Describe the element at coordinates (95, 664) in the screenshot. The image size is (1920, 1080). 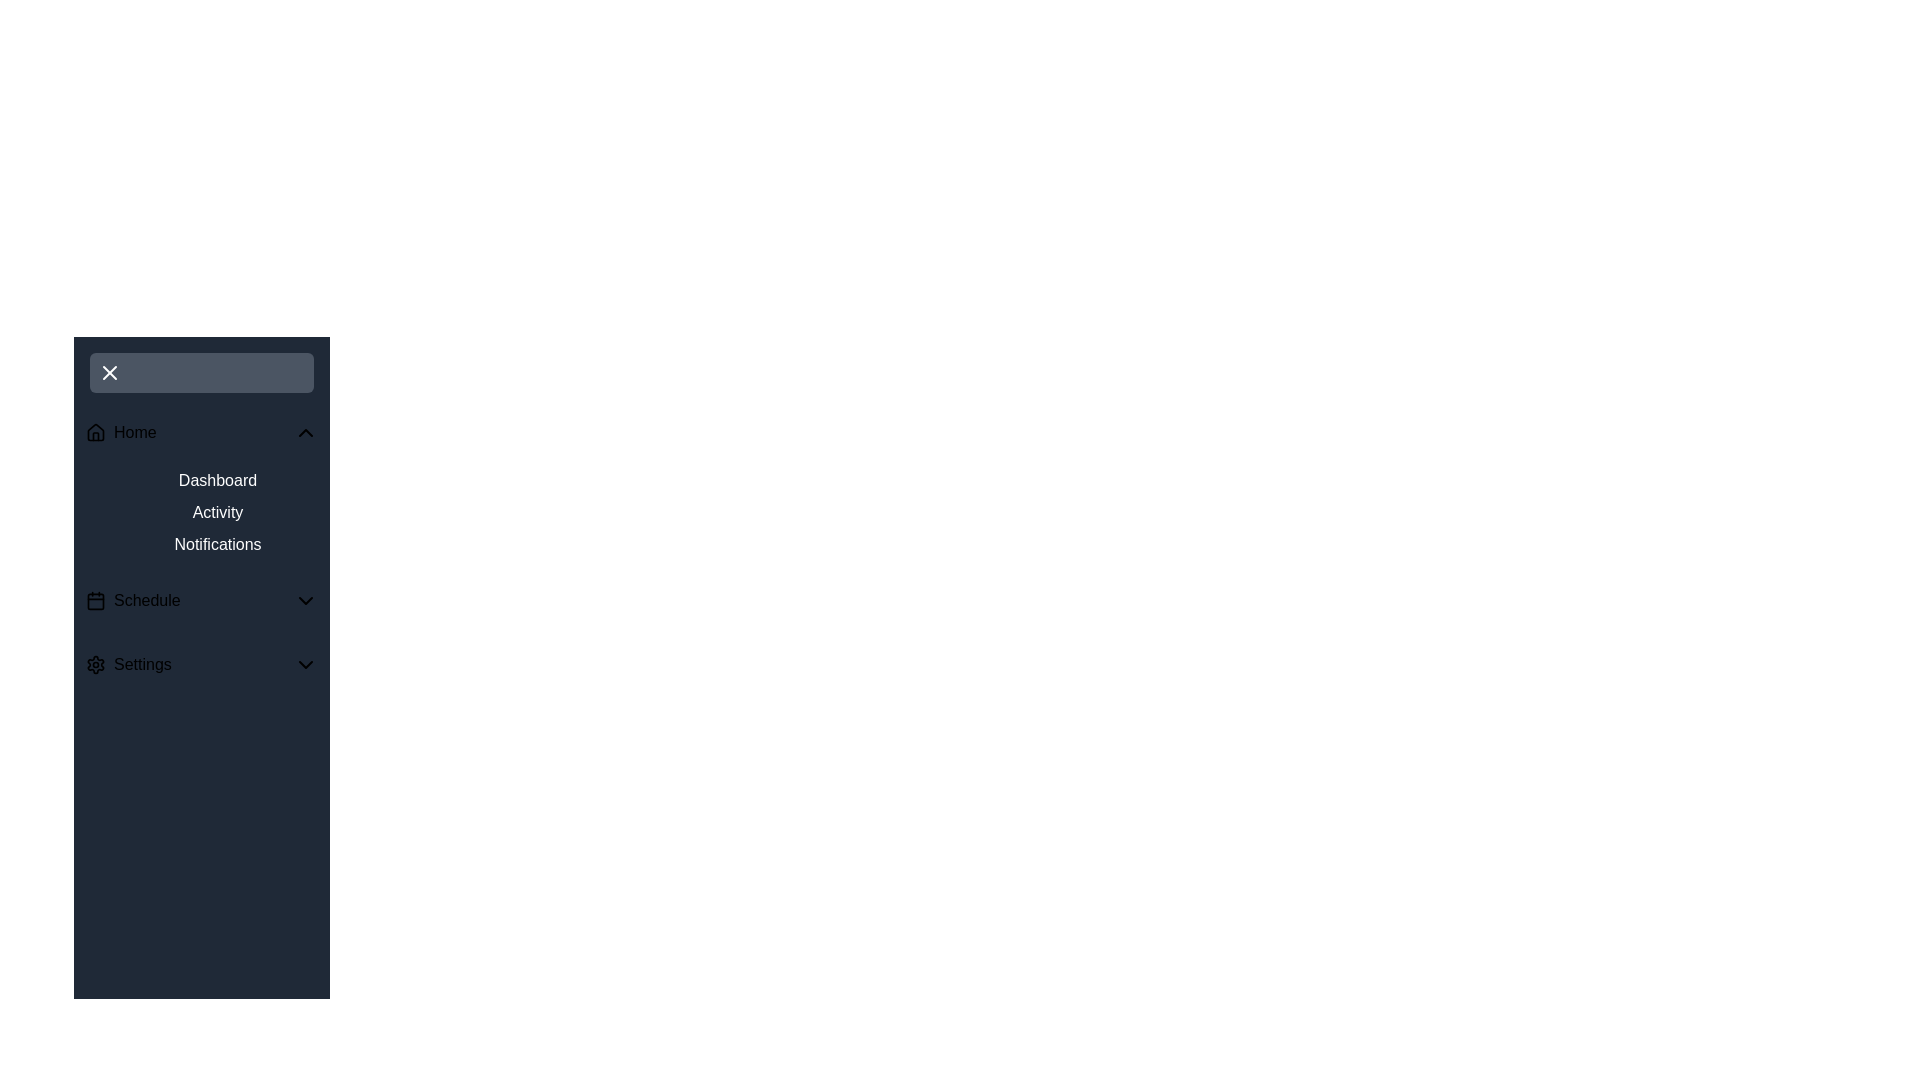
I see `the gear icon associated with settings, which is styled with a dark theme and located next to the 'Settings' text in the left navigation menu` at that location.